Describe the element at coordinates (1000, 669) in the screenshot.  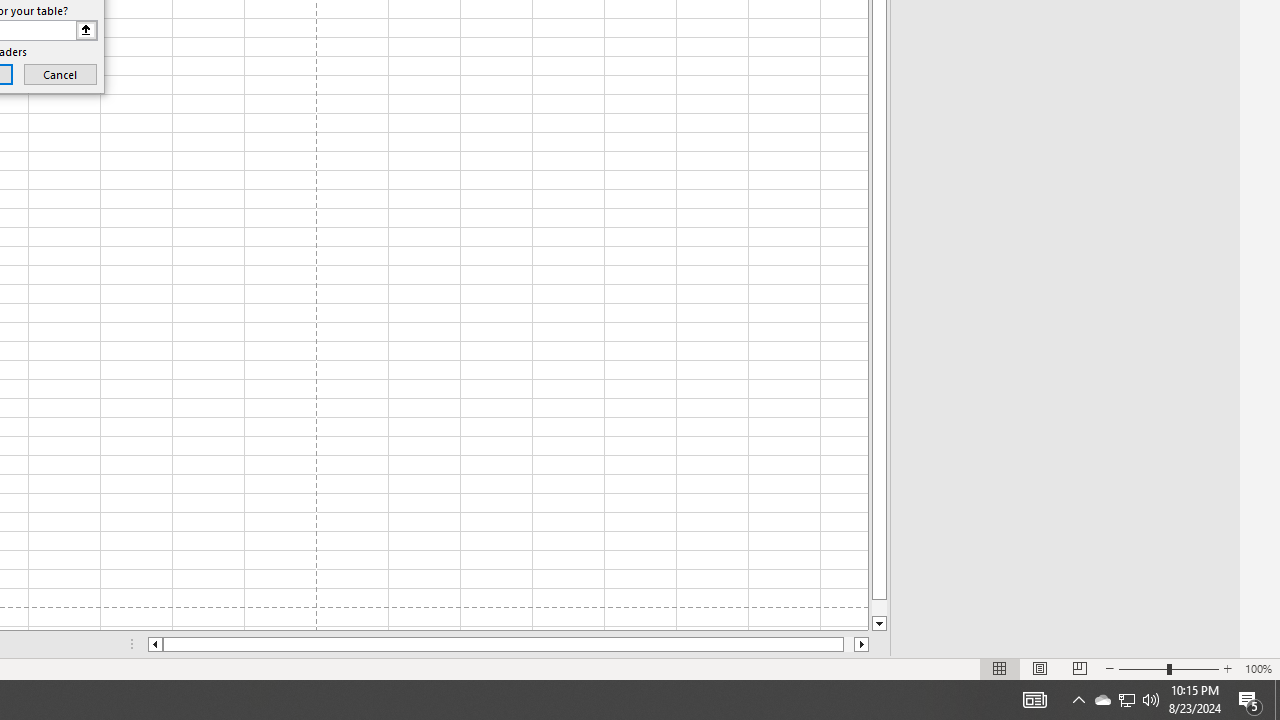
I see `'Normal'` at that location.